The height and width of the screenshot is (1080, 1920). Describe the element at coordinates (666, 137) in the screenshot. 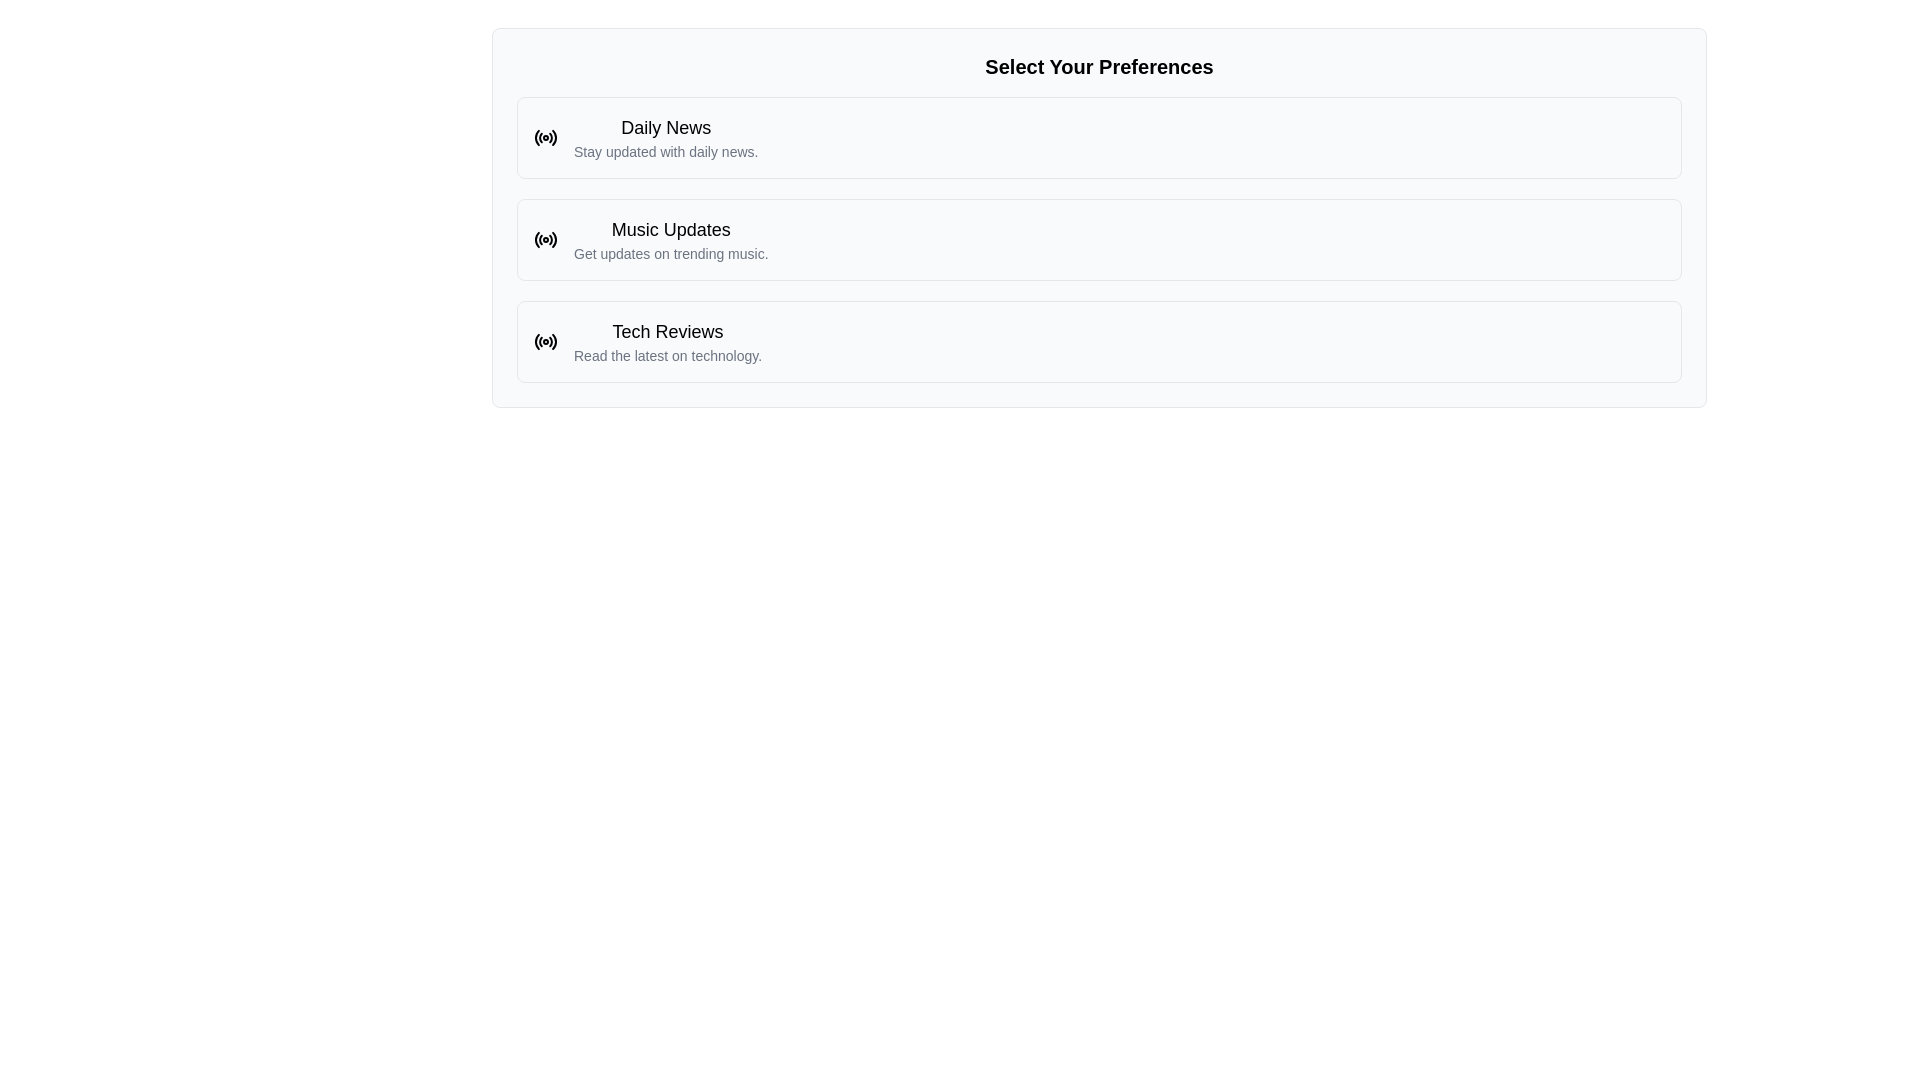

I see `the first clickable list item in the selection menu representing 'Daily News', which is displayed in the middle of the interface` at that location.